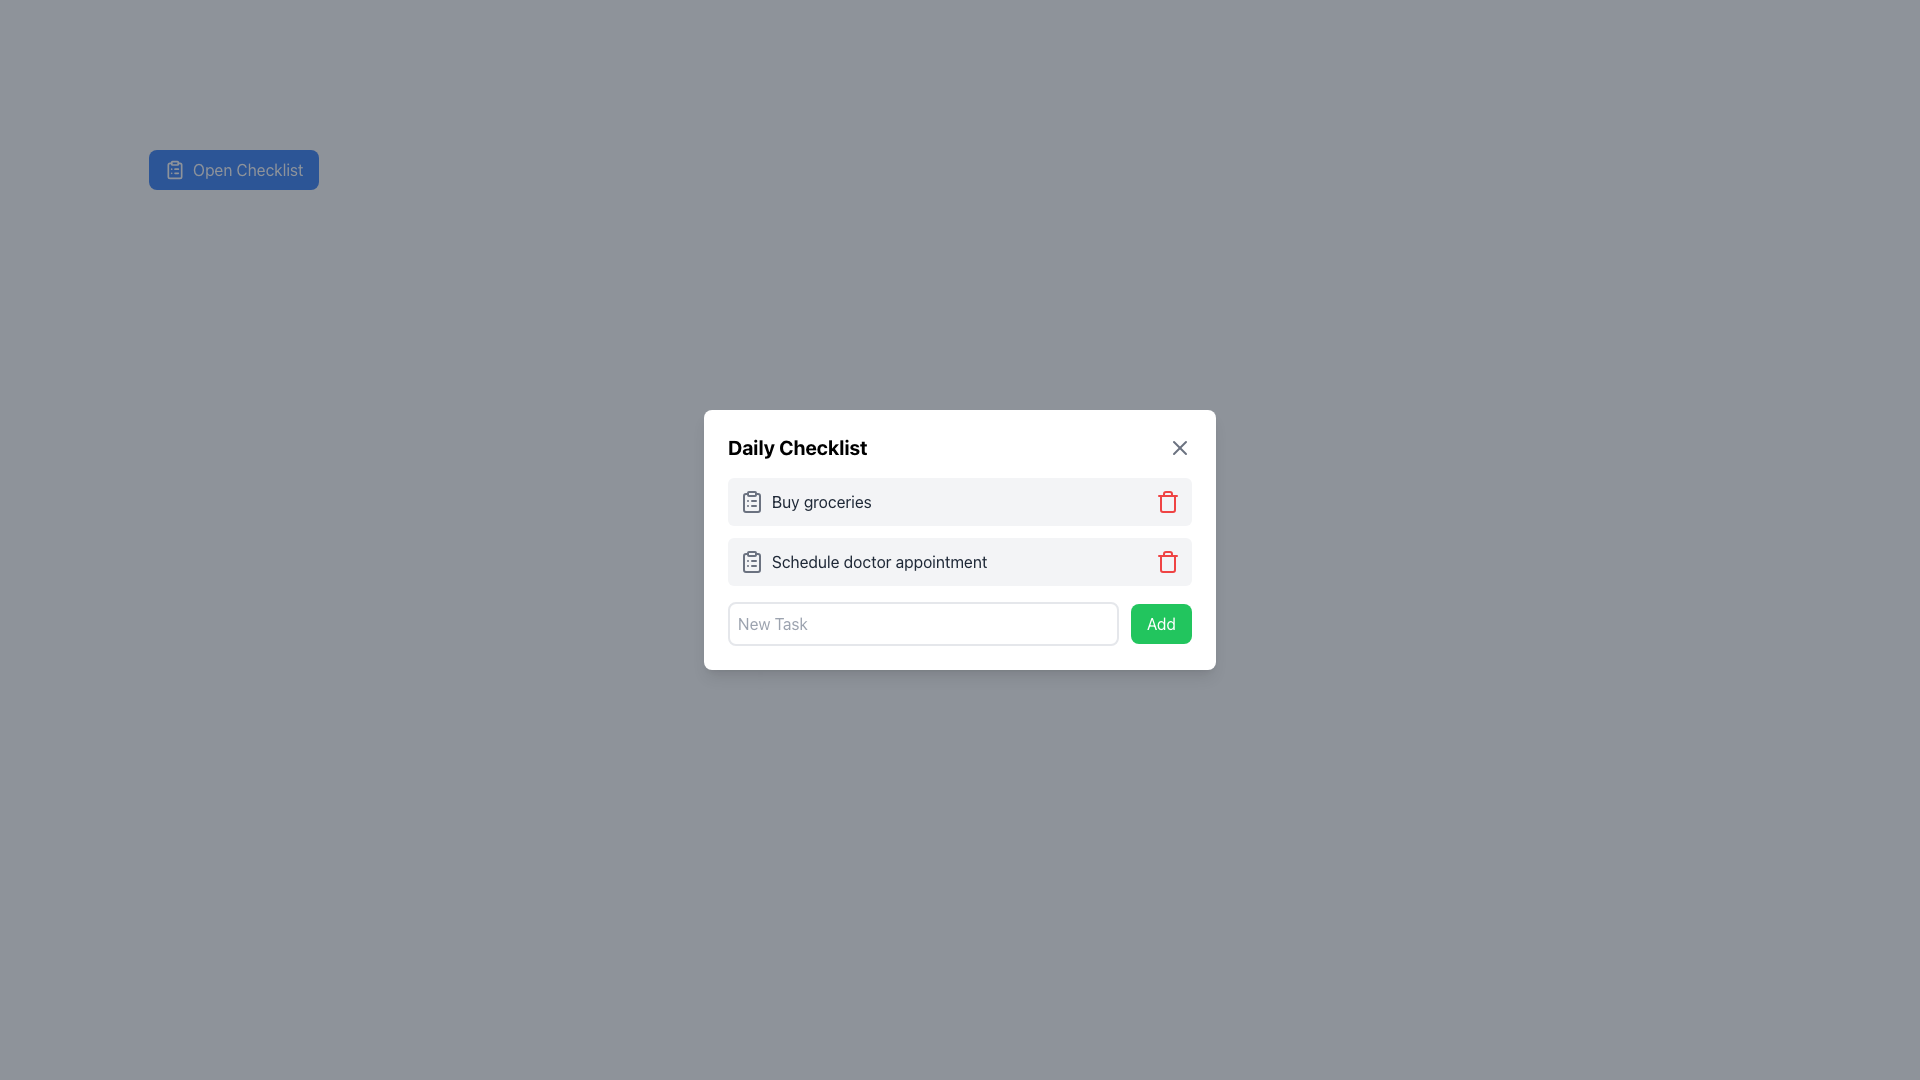  I want to click on the close icon in the top-right corner of the checklist interface, so click(1180, 446).